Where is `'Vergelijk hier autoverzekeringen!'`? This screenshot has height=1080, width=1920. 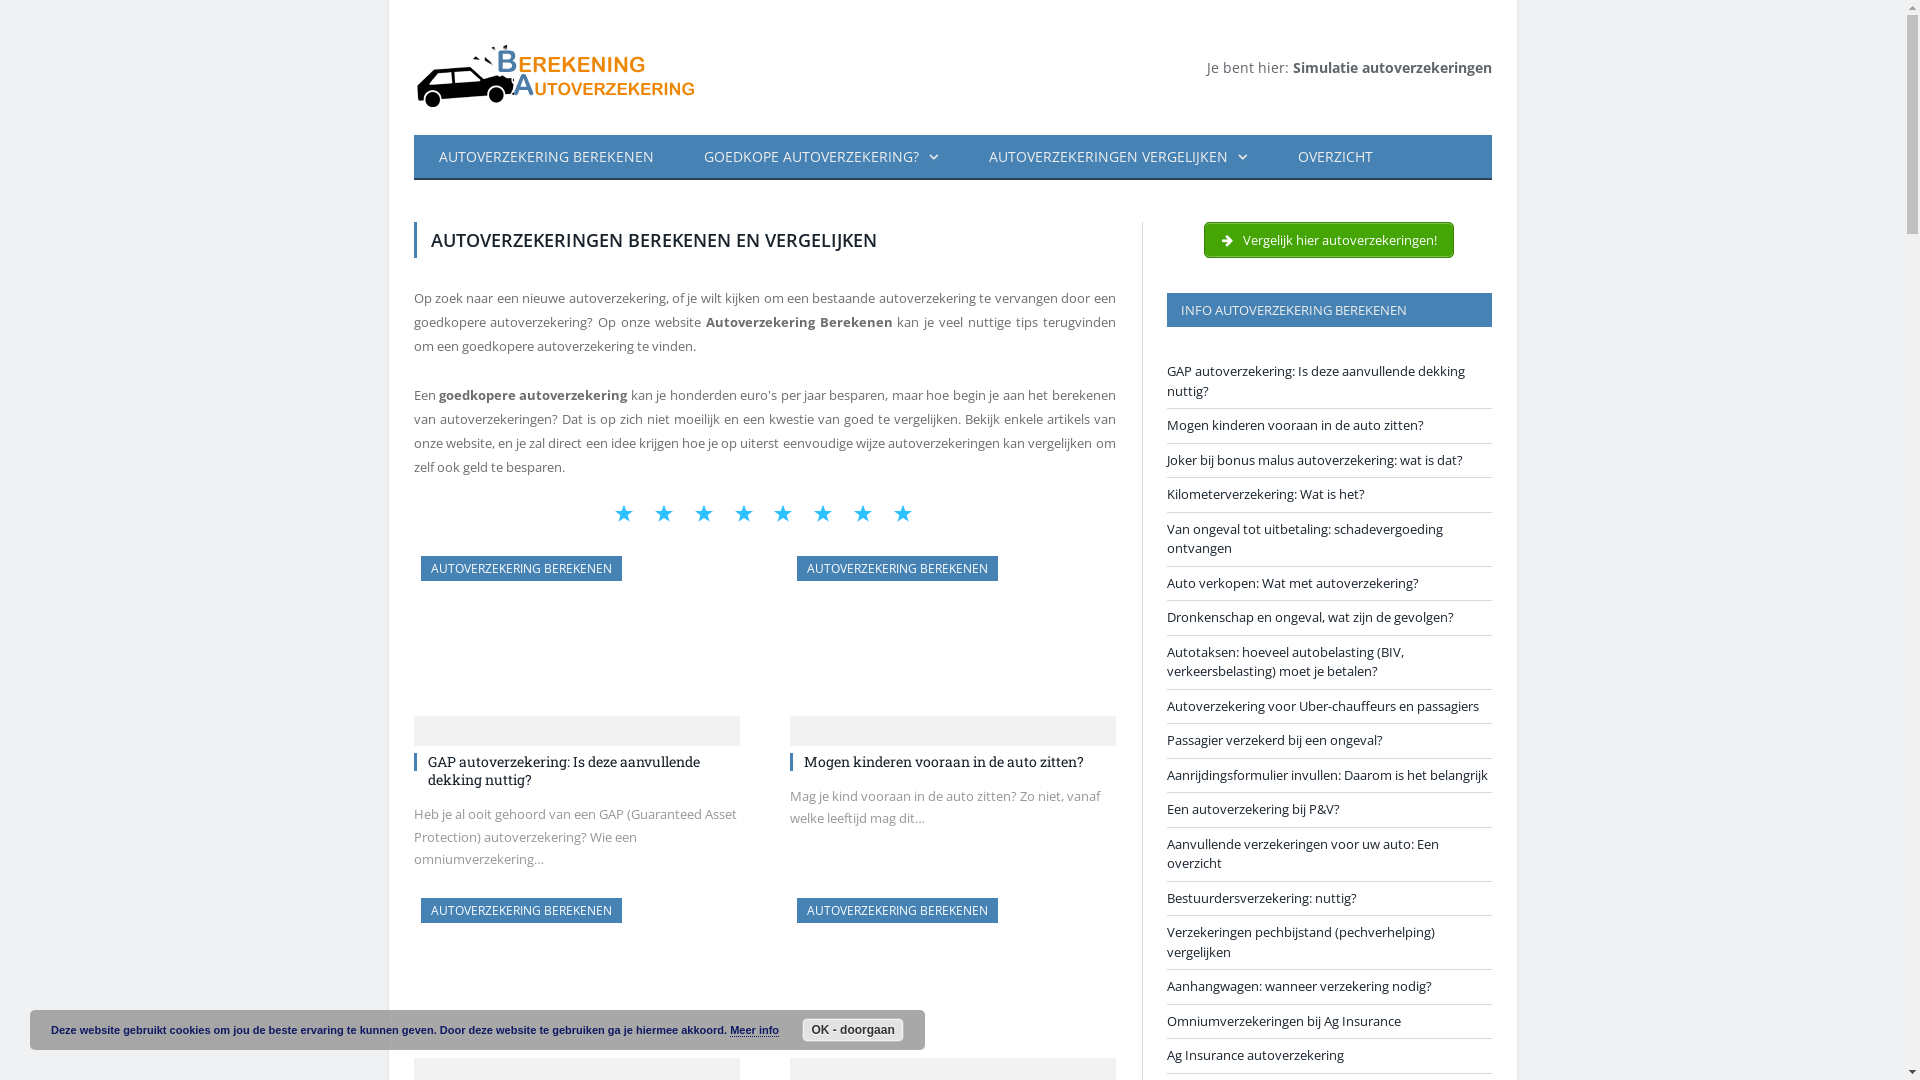
'Vergelijk hier autoverzekeringen!' is located at coordinates (1329, 238).